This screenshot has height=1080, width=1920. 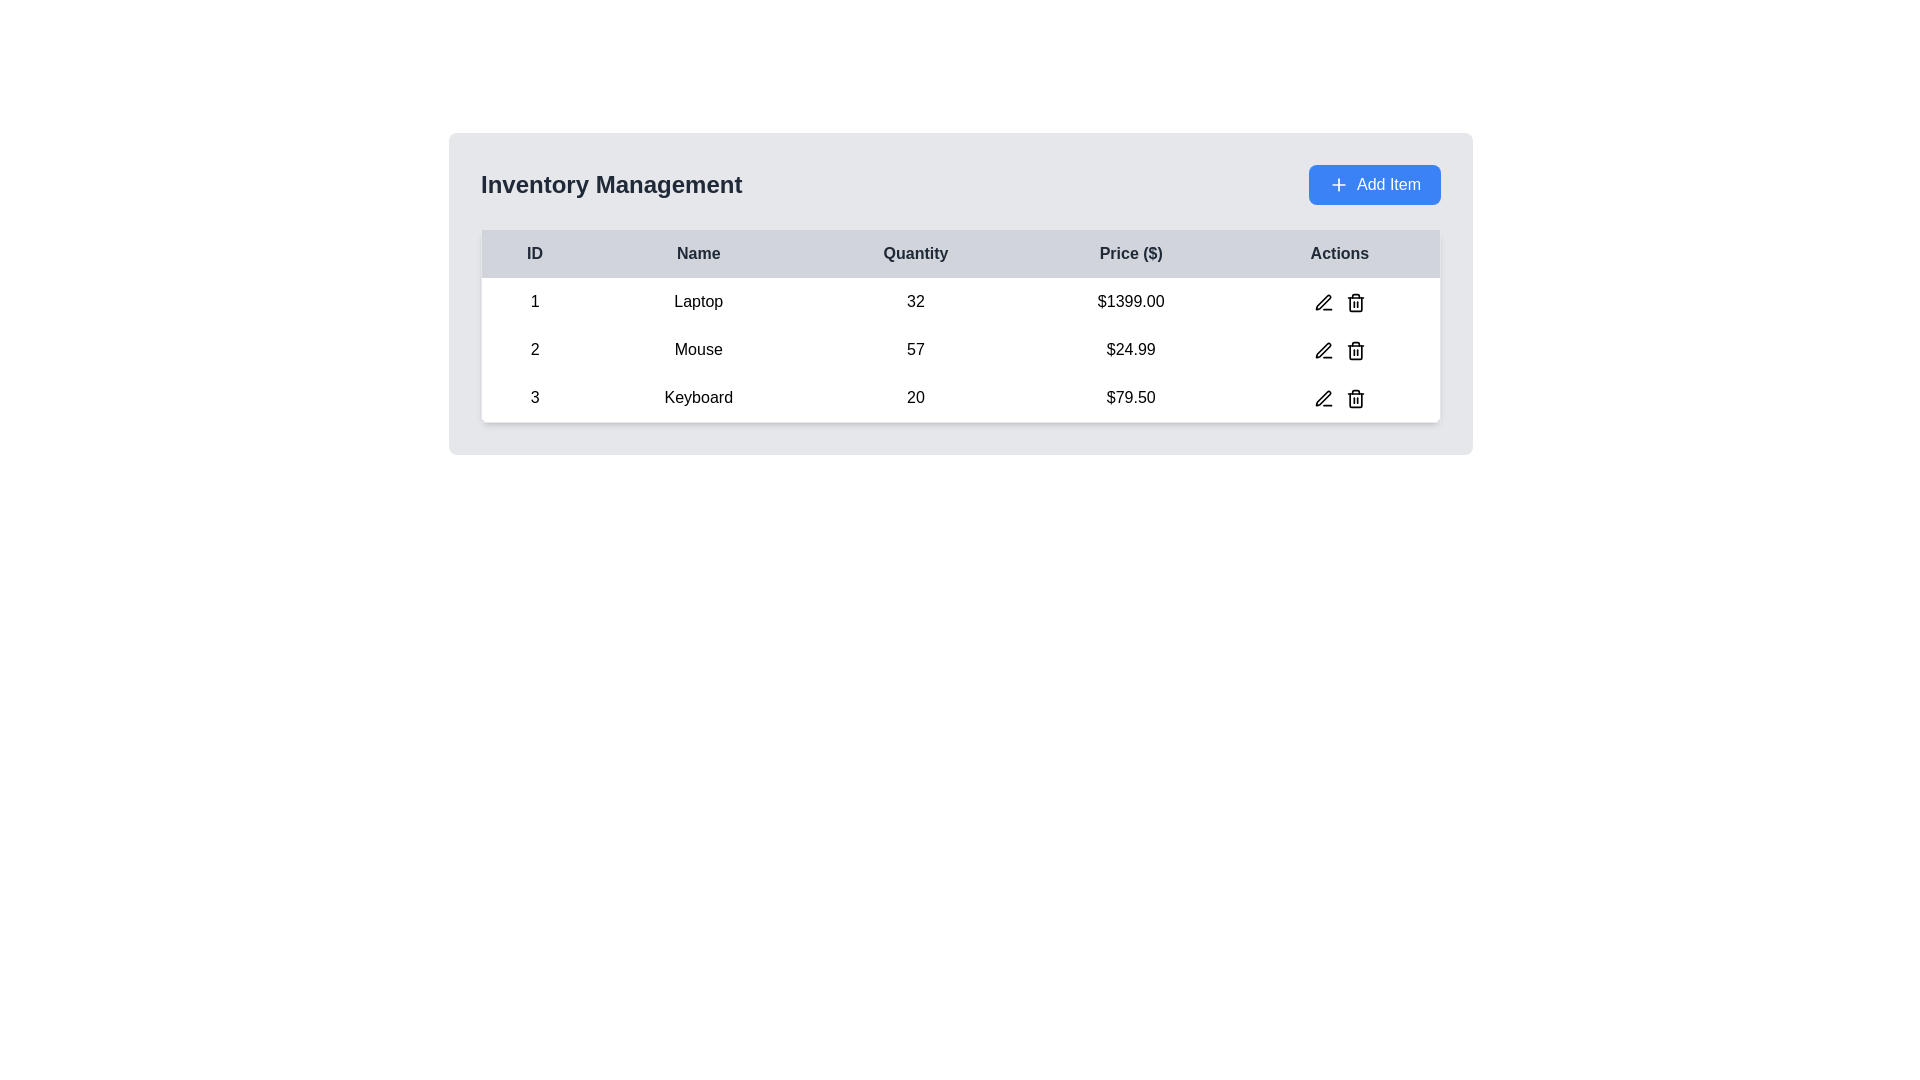 I want to click on the 'Add Item' button located in the upper-right corner of the inventory management interface, which contains the icon serving as a visual indicator, so click(x=1339, y=185).